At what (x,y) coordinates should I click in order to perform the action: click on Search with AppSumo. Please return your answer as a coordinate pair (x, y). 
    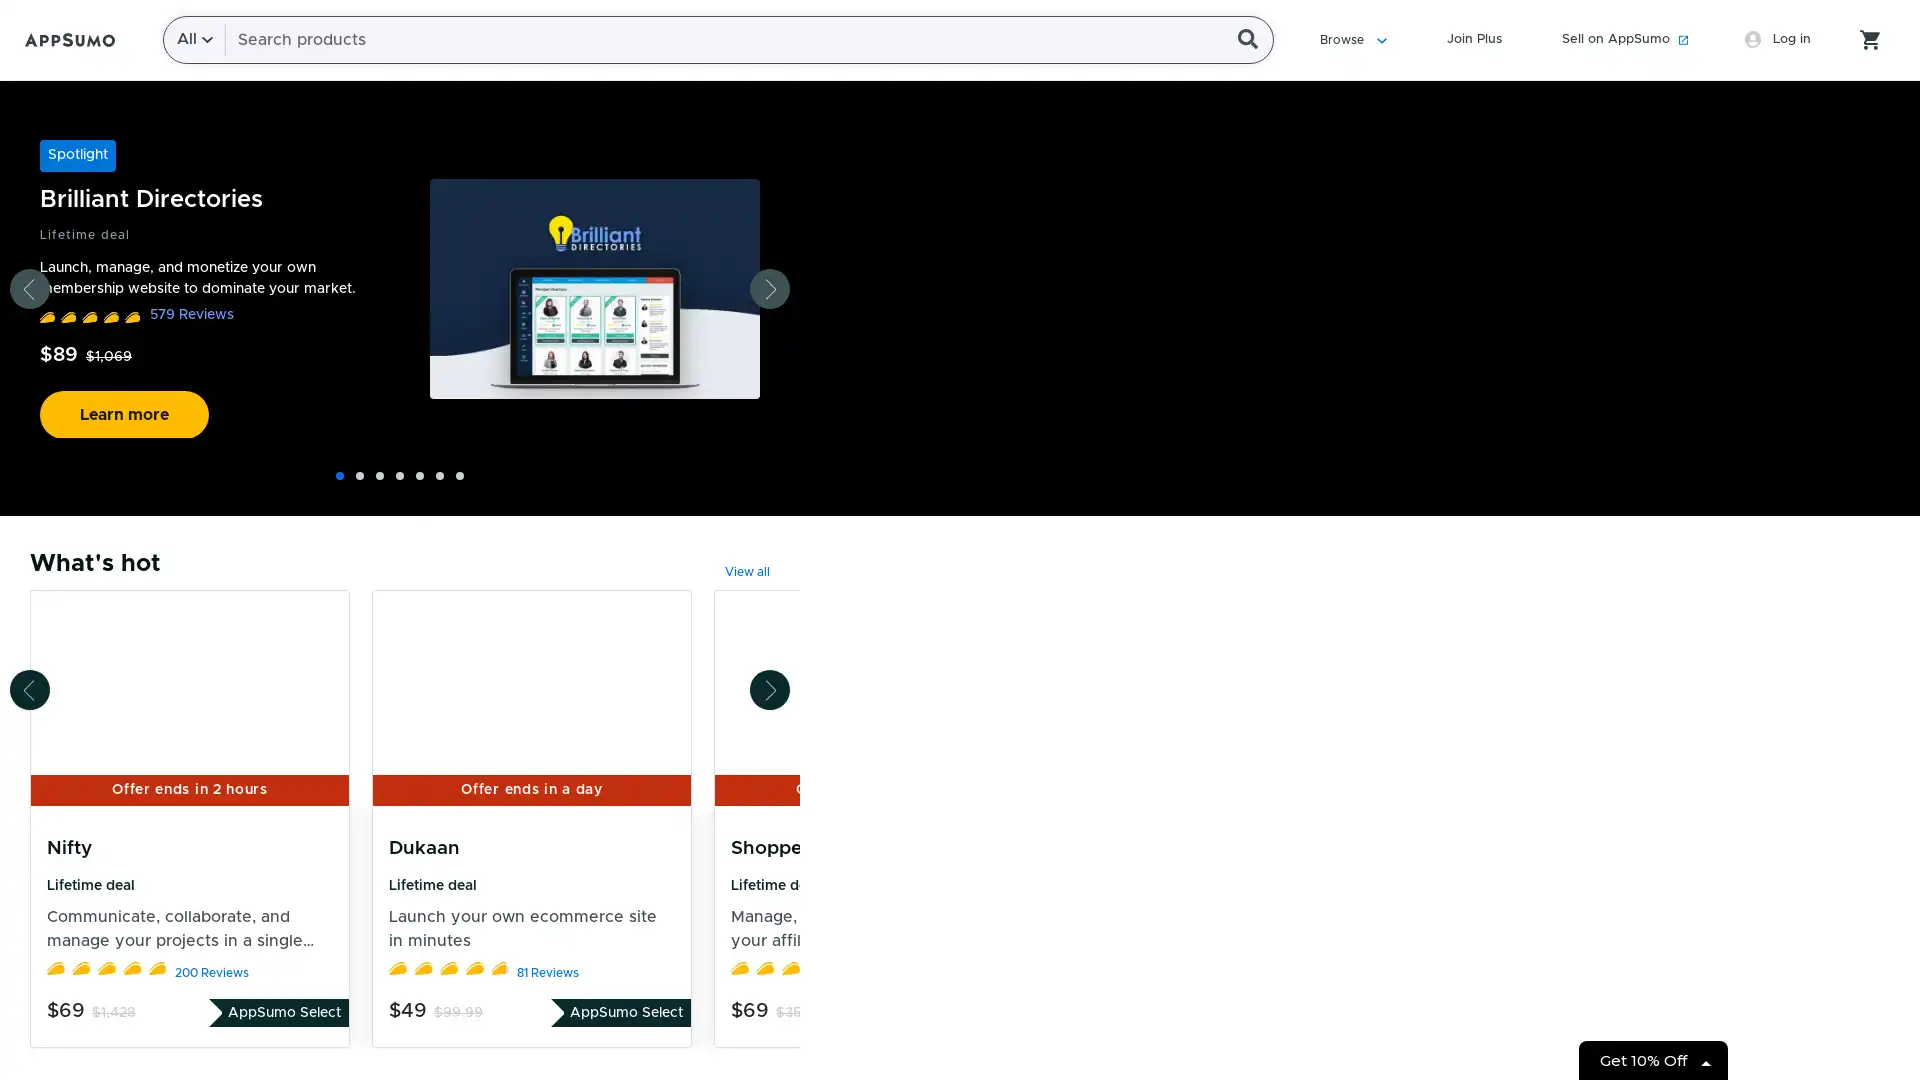
    Looking at the image, I should click on (1253, 39).